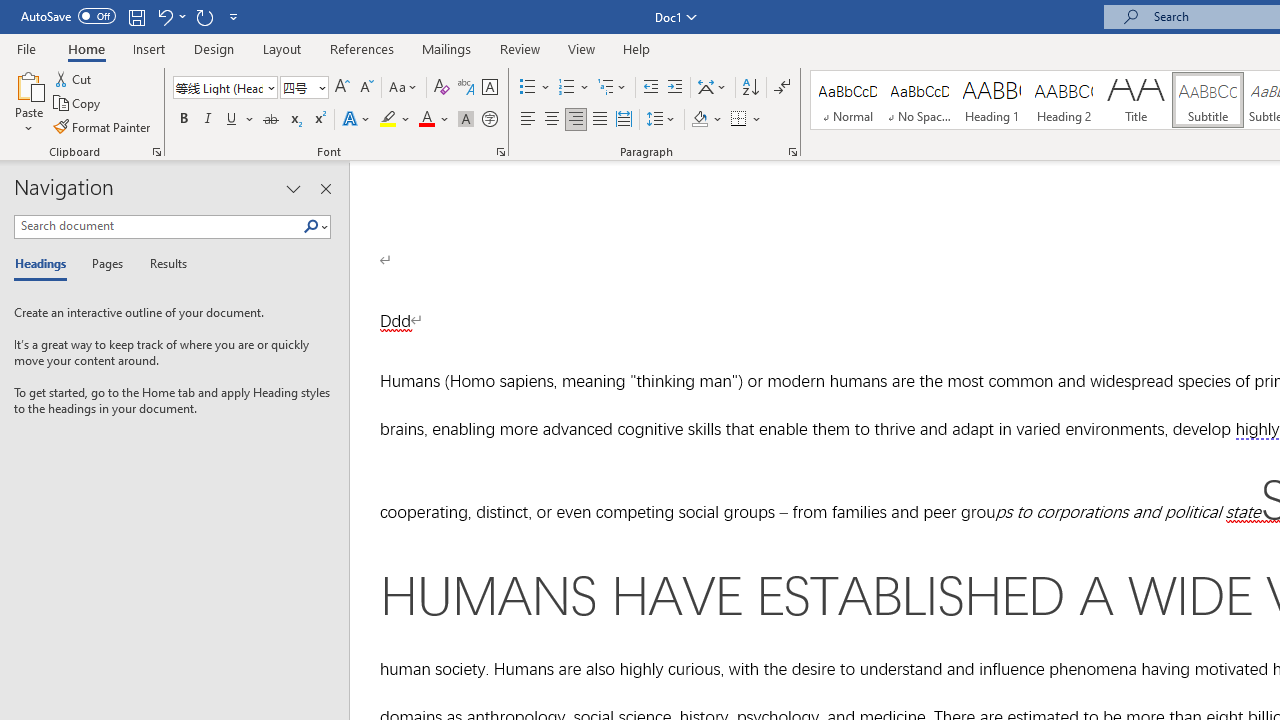 Image resolution: width=1280 pixels, height=720 pixels. Describe the element at coordinates (528, 119) in the screenshot. I see `'Align Left'` at that location.